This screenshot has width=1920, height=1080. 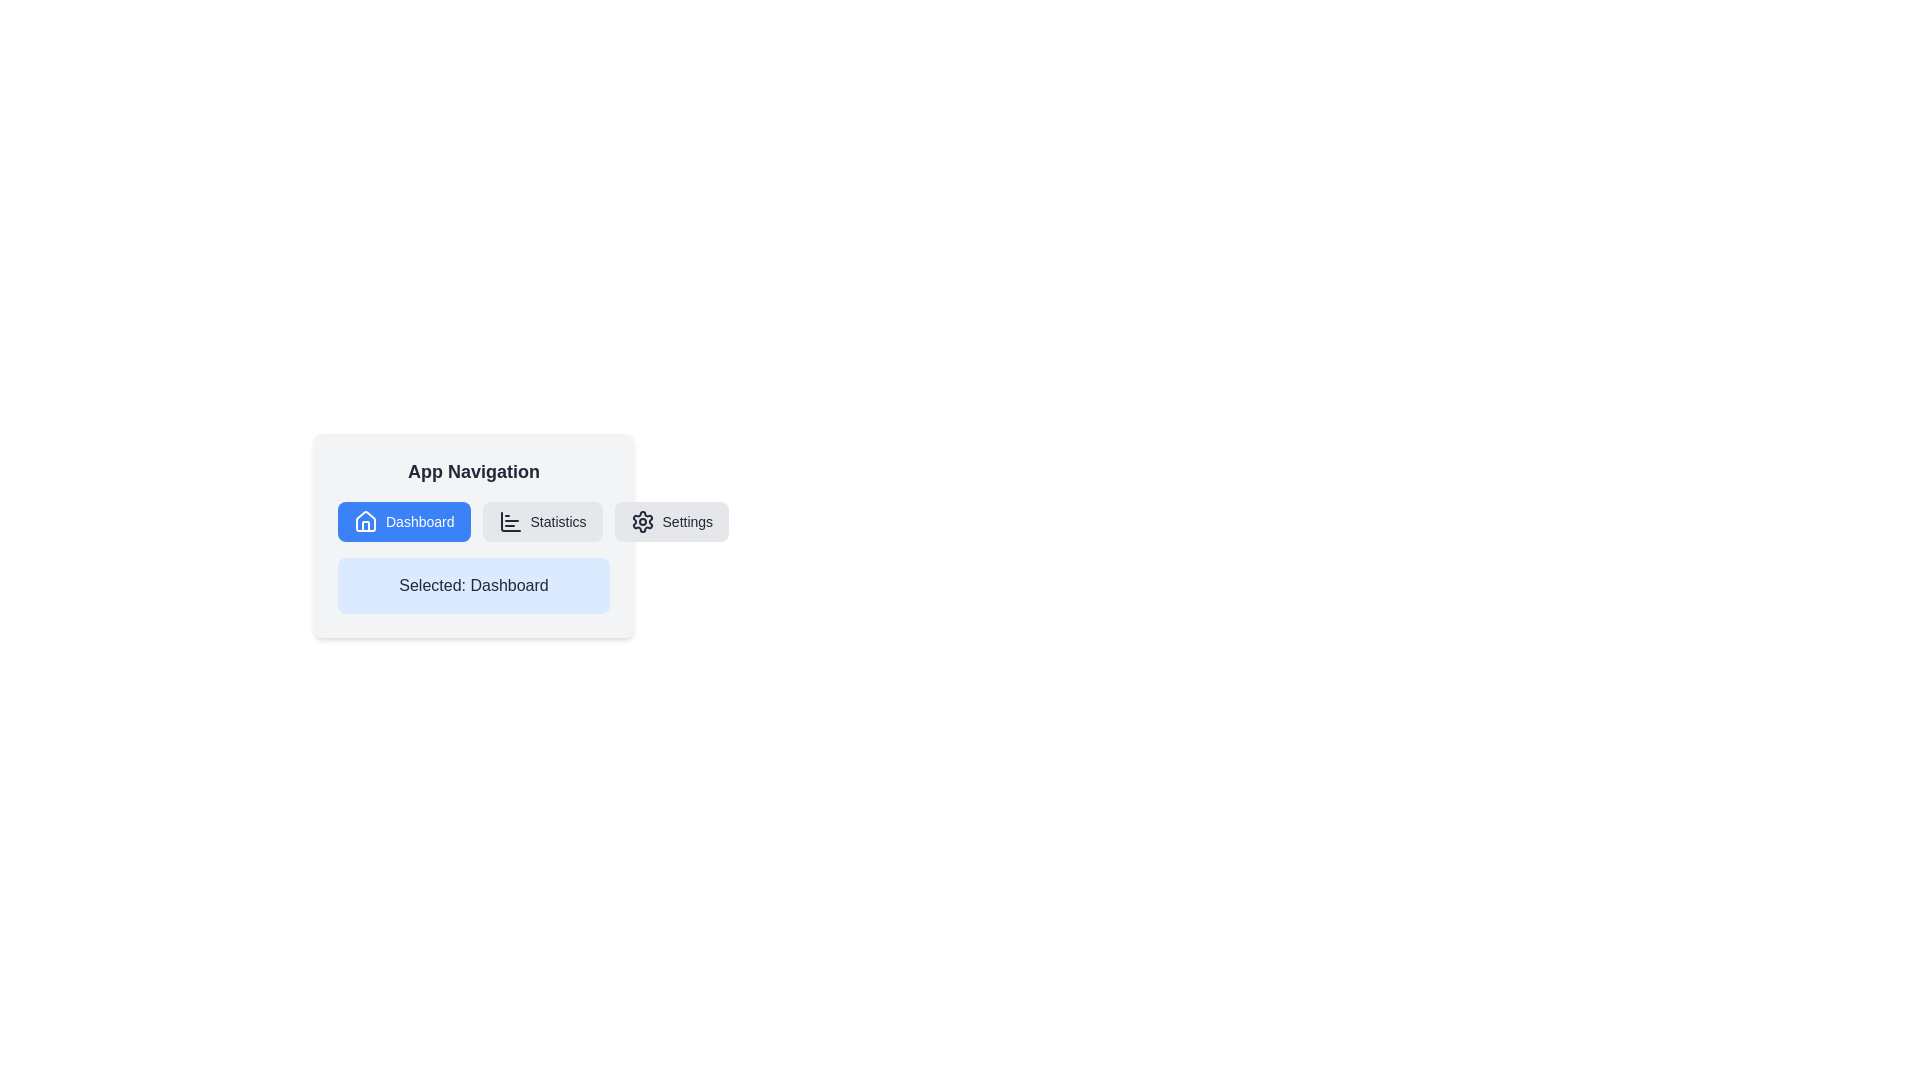 I want to click on the blue house icon located to the left of the 'Dashboard' text label in the primary navigation section, so click(x=365, y=519).